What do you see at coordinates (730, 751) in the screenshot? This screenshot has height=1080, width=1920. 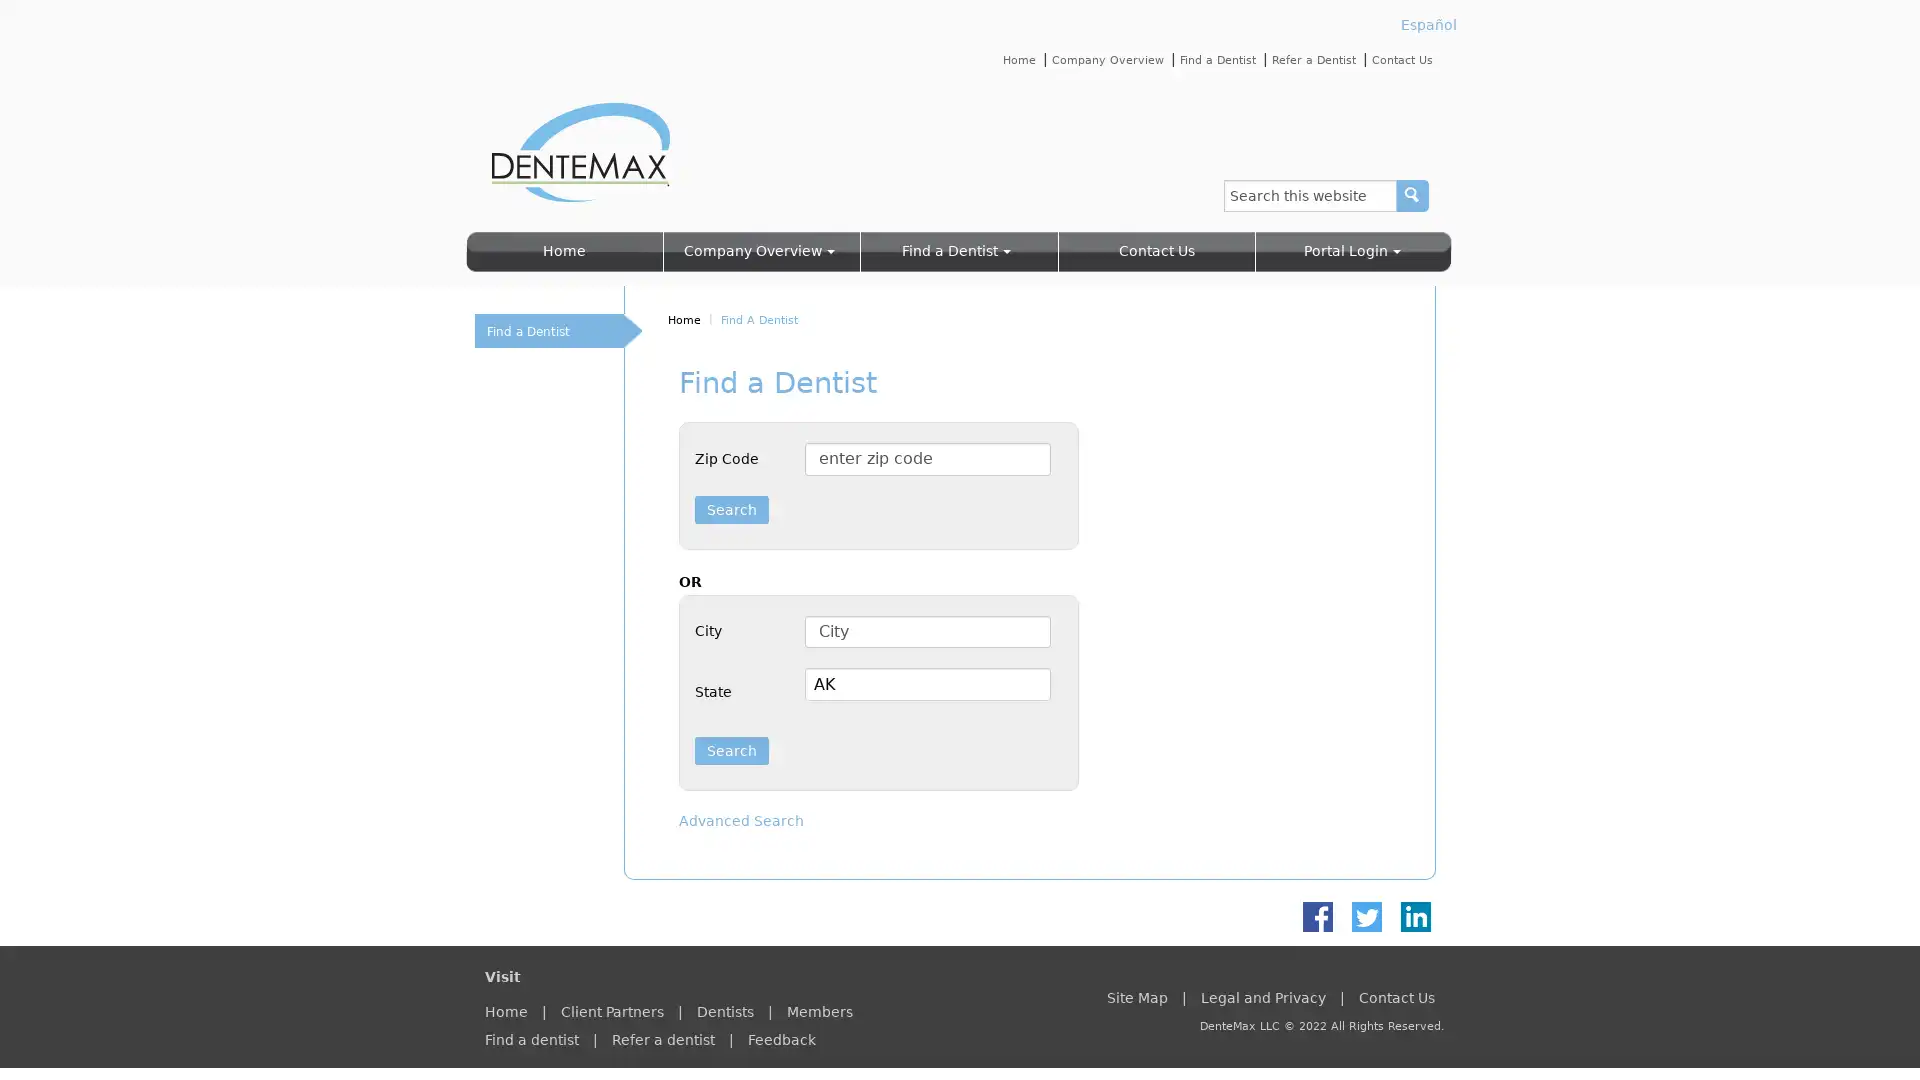 I see `Search` at bounding box center [730, 751].